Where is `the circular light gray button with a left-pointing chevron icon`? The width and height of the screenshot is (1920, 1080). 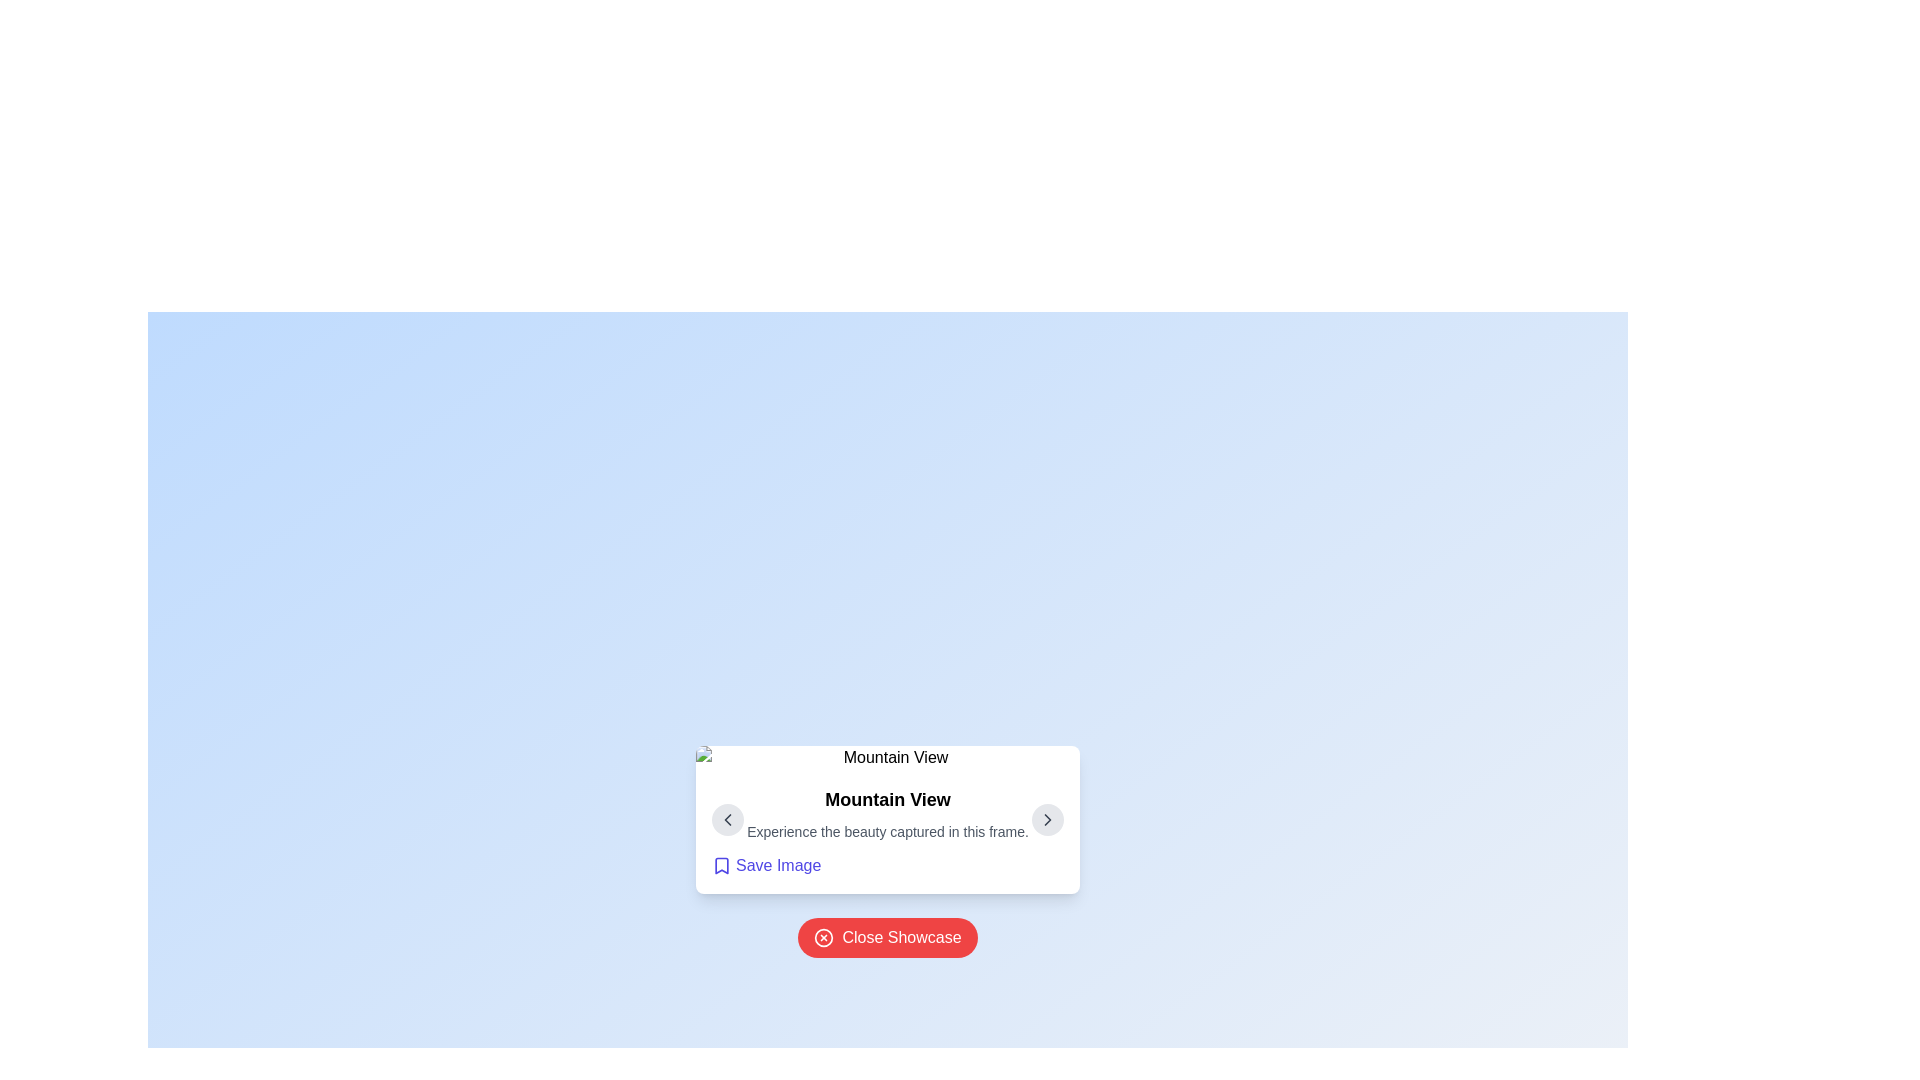 the circular light gray button with a left-pointing chevron icon is located at coordinates (727, 820).